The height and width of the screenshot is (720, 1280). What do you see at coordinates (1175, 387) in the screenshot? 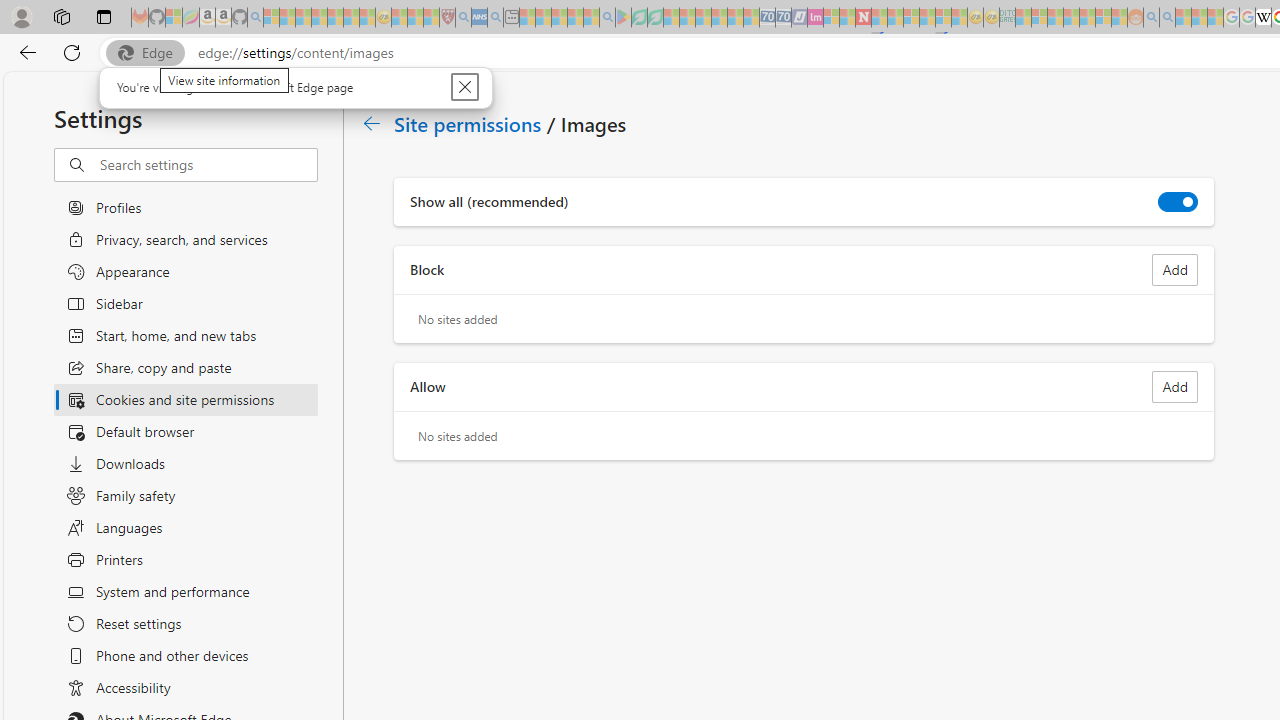
I see `'Add site to Allow list'` at bounding box center [1175, 387].